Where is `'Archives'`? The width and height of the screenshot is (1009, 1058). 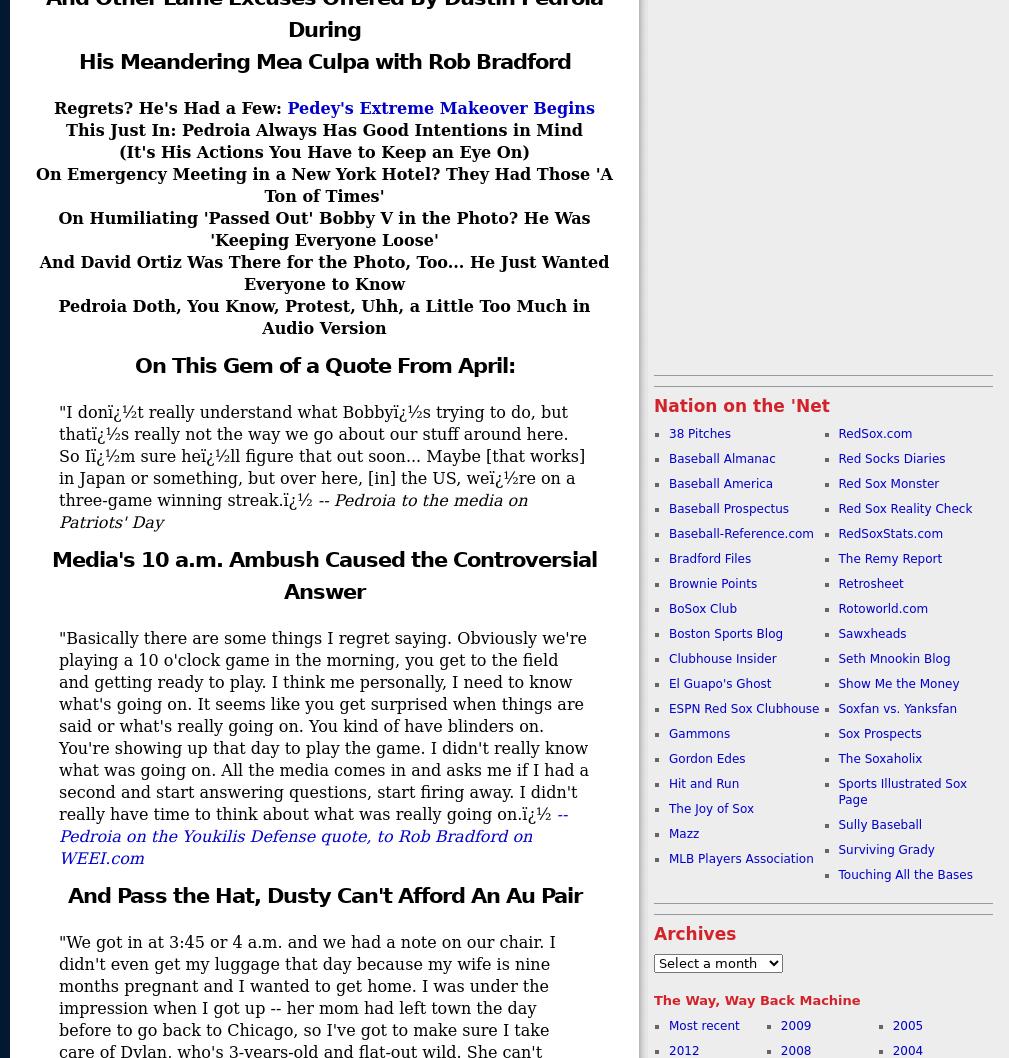 'Archives' is located at coordinates (654, 934).